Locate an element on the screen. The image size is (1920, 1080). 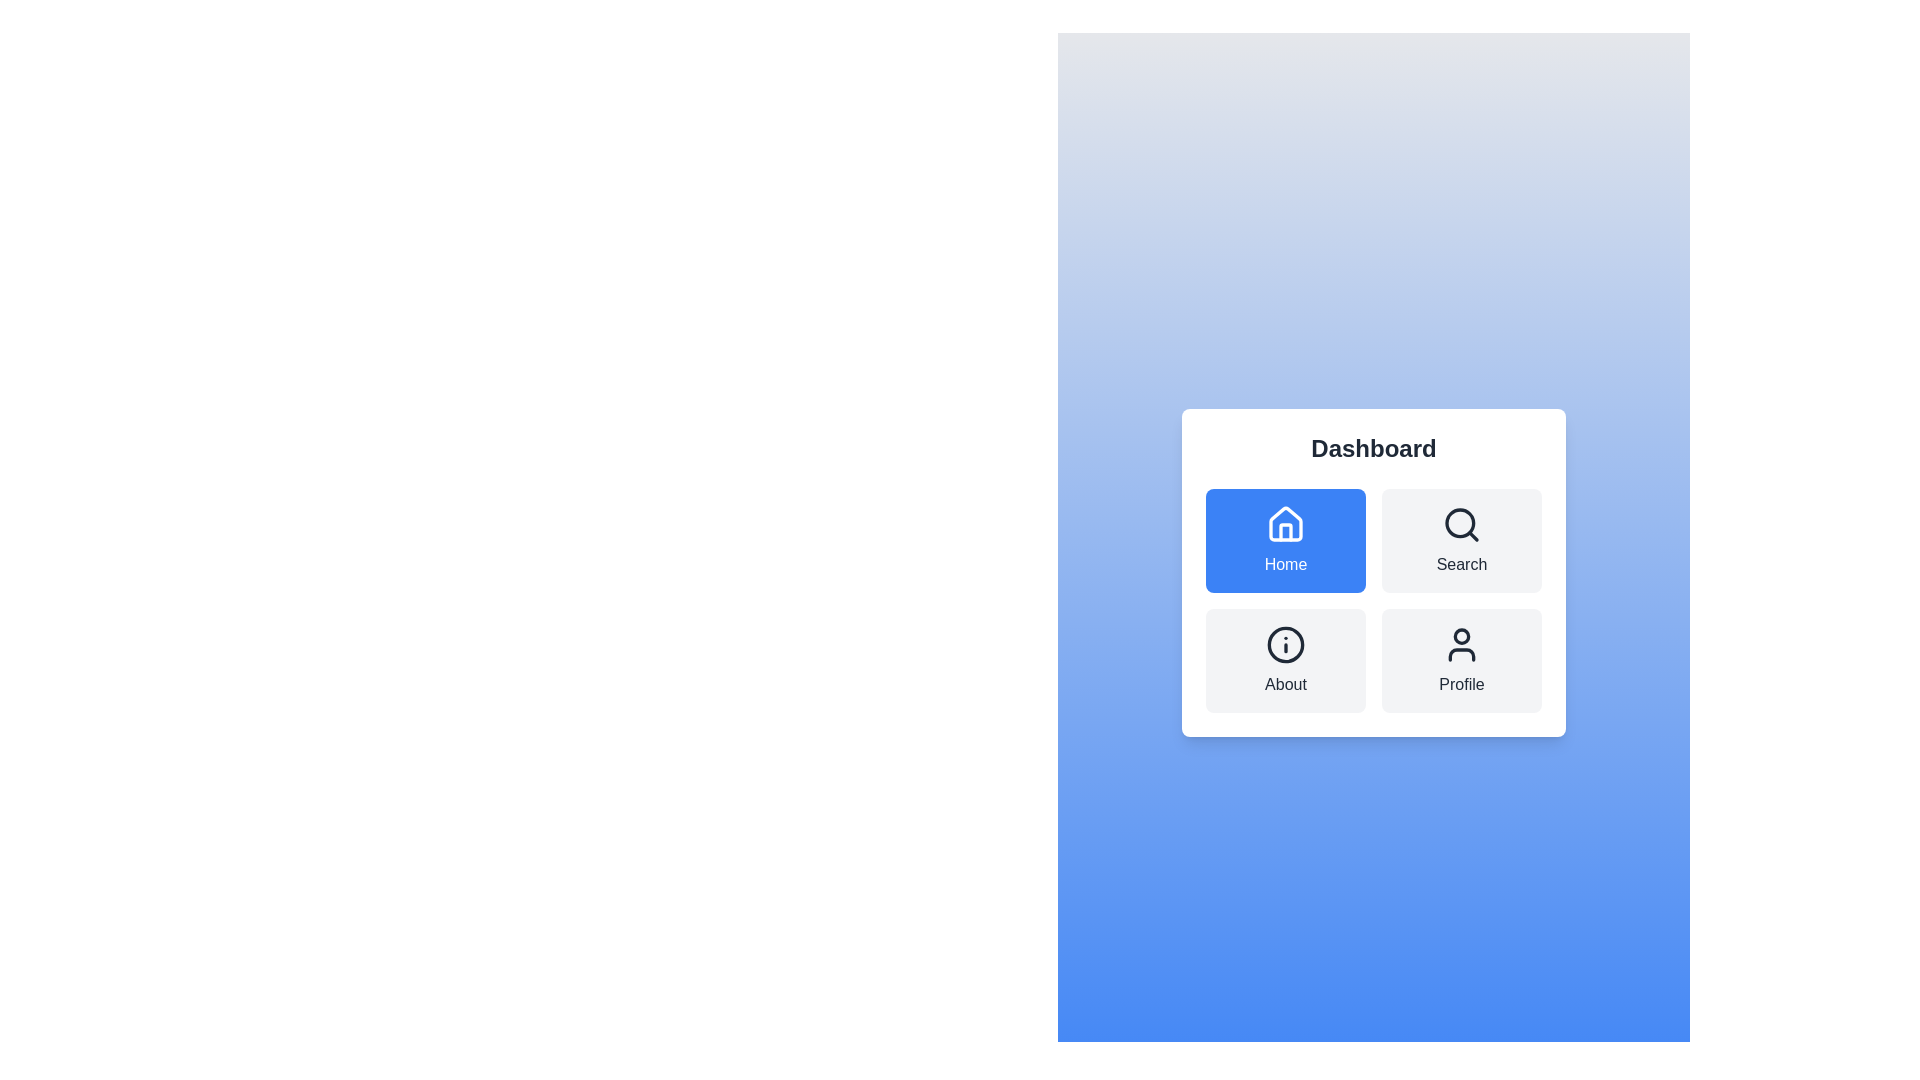
the 'Home' icon is located at coordinates (1286, 523).